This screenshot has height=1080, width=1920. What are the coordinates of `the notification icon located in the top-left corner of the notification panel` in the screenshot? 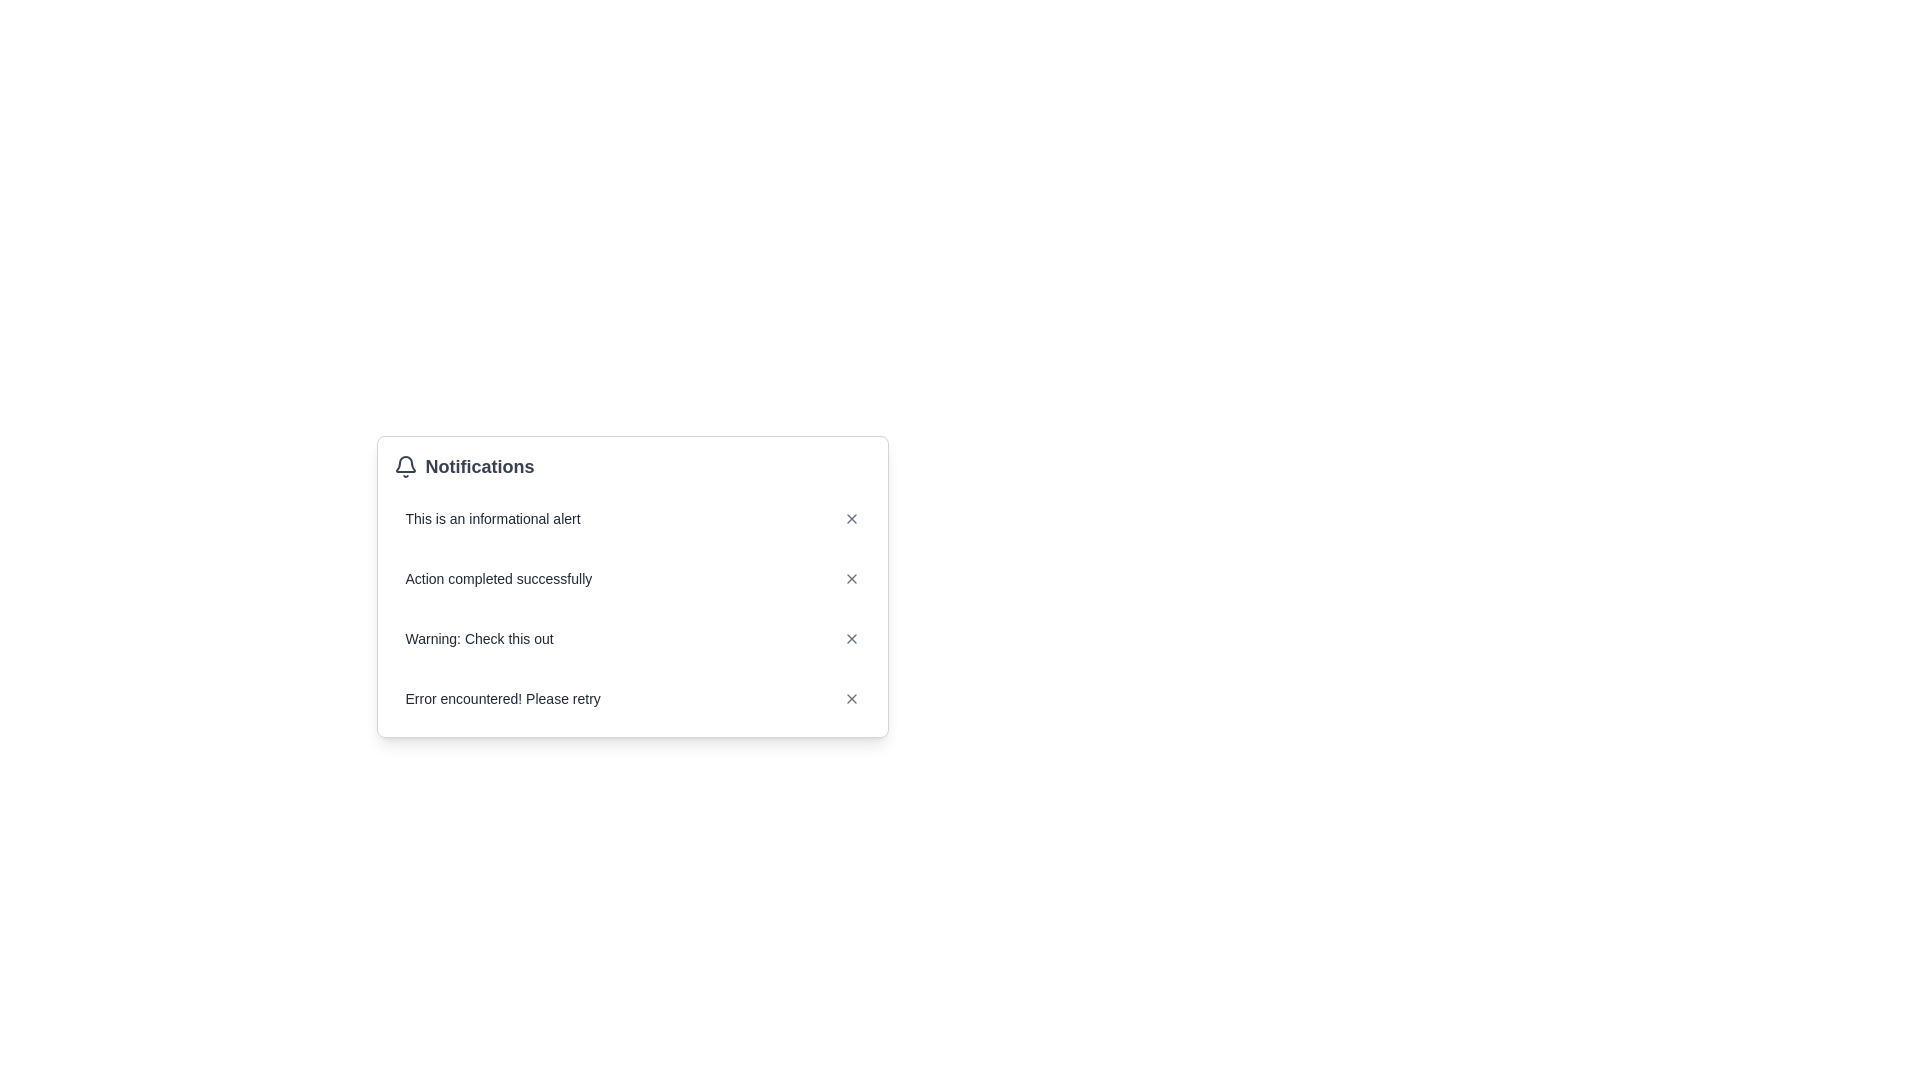 It's located at (404, 466).